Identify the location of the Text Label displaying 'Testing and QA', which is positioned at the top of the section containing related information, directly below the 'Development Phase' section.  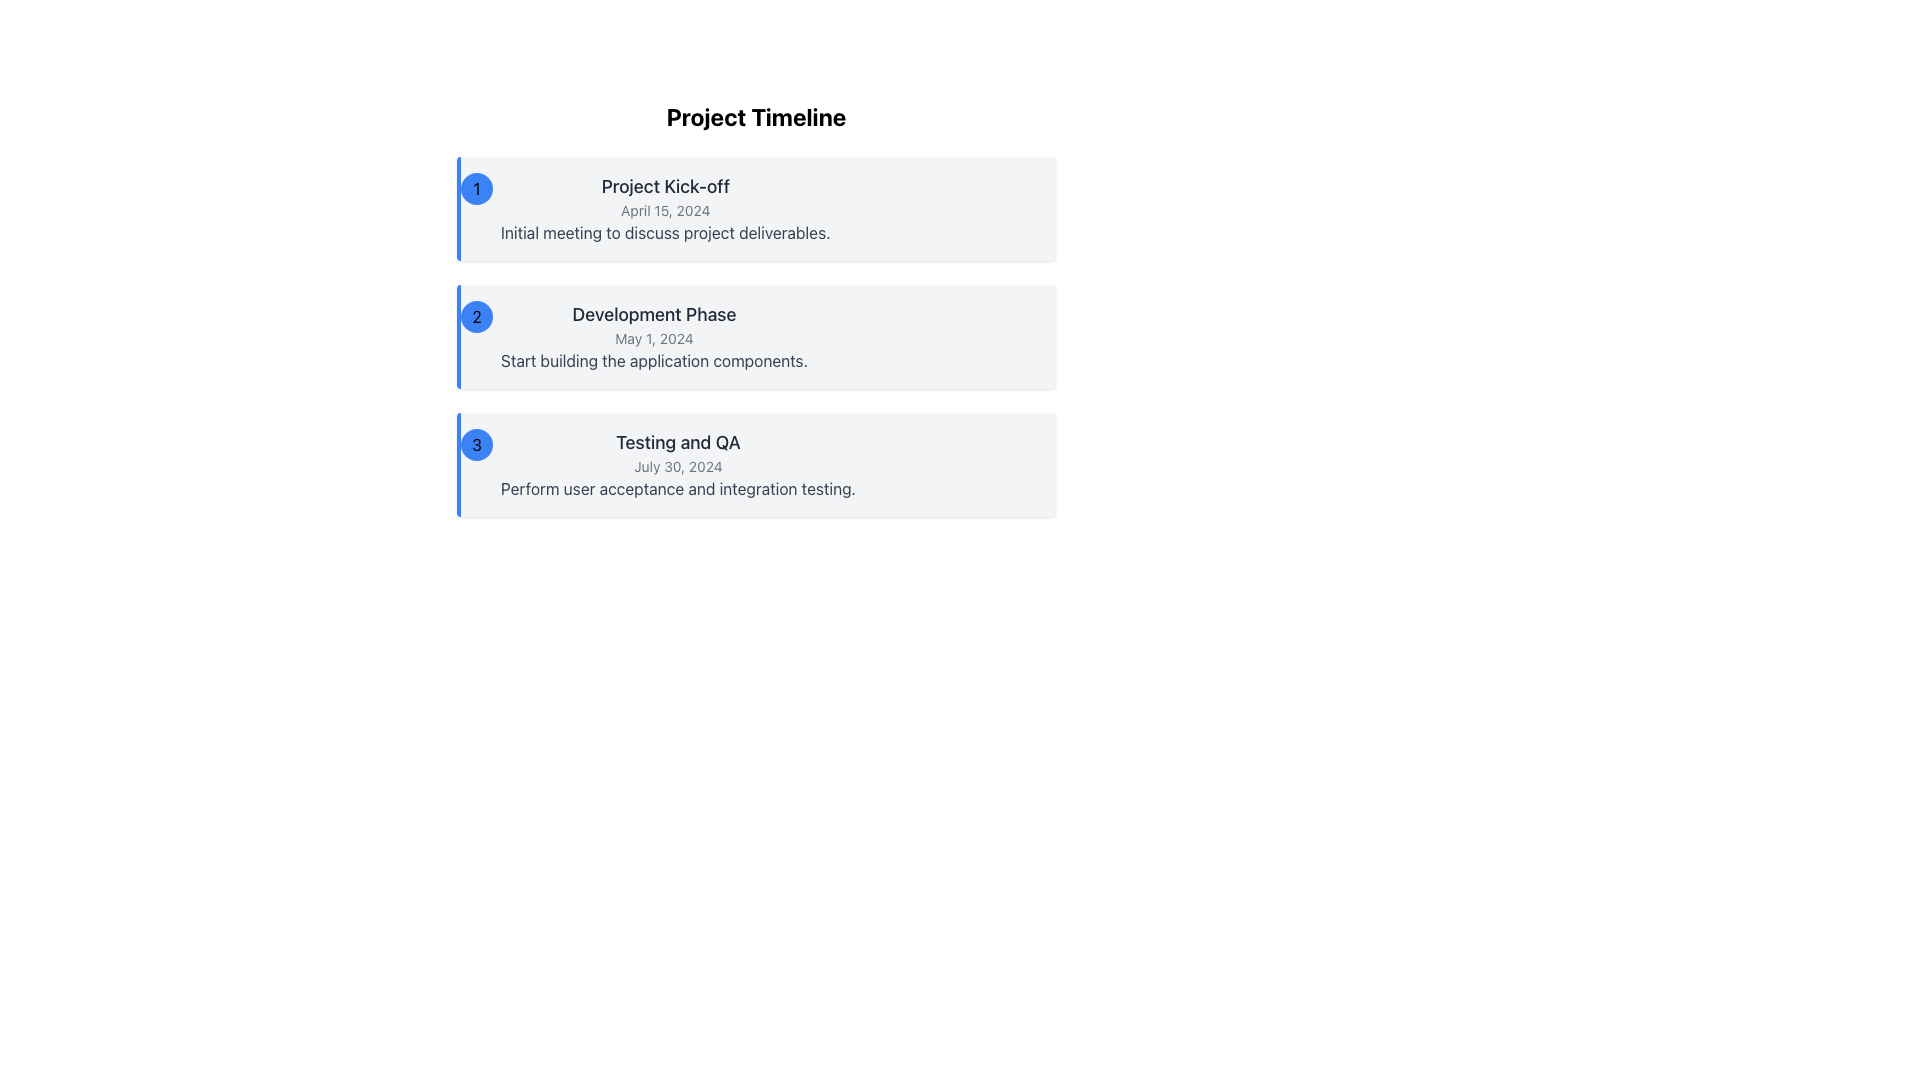
(678, 442).